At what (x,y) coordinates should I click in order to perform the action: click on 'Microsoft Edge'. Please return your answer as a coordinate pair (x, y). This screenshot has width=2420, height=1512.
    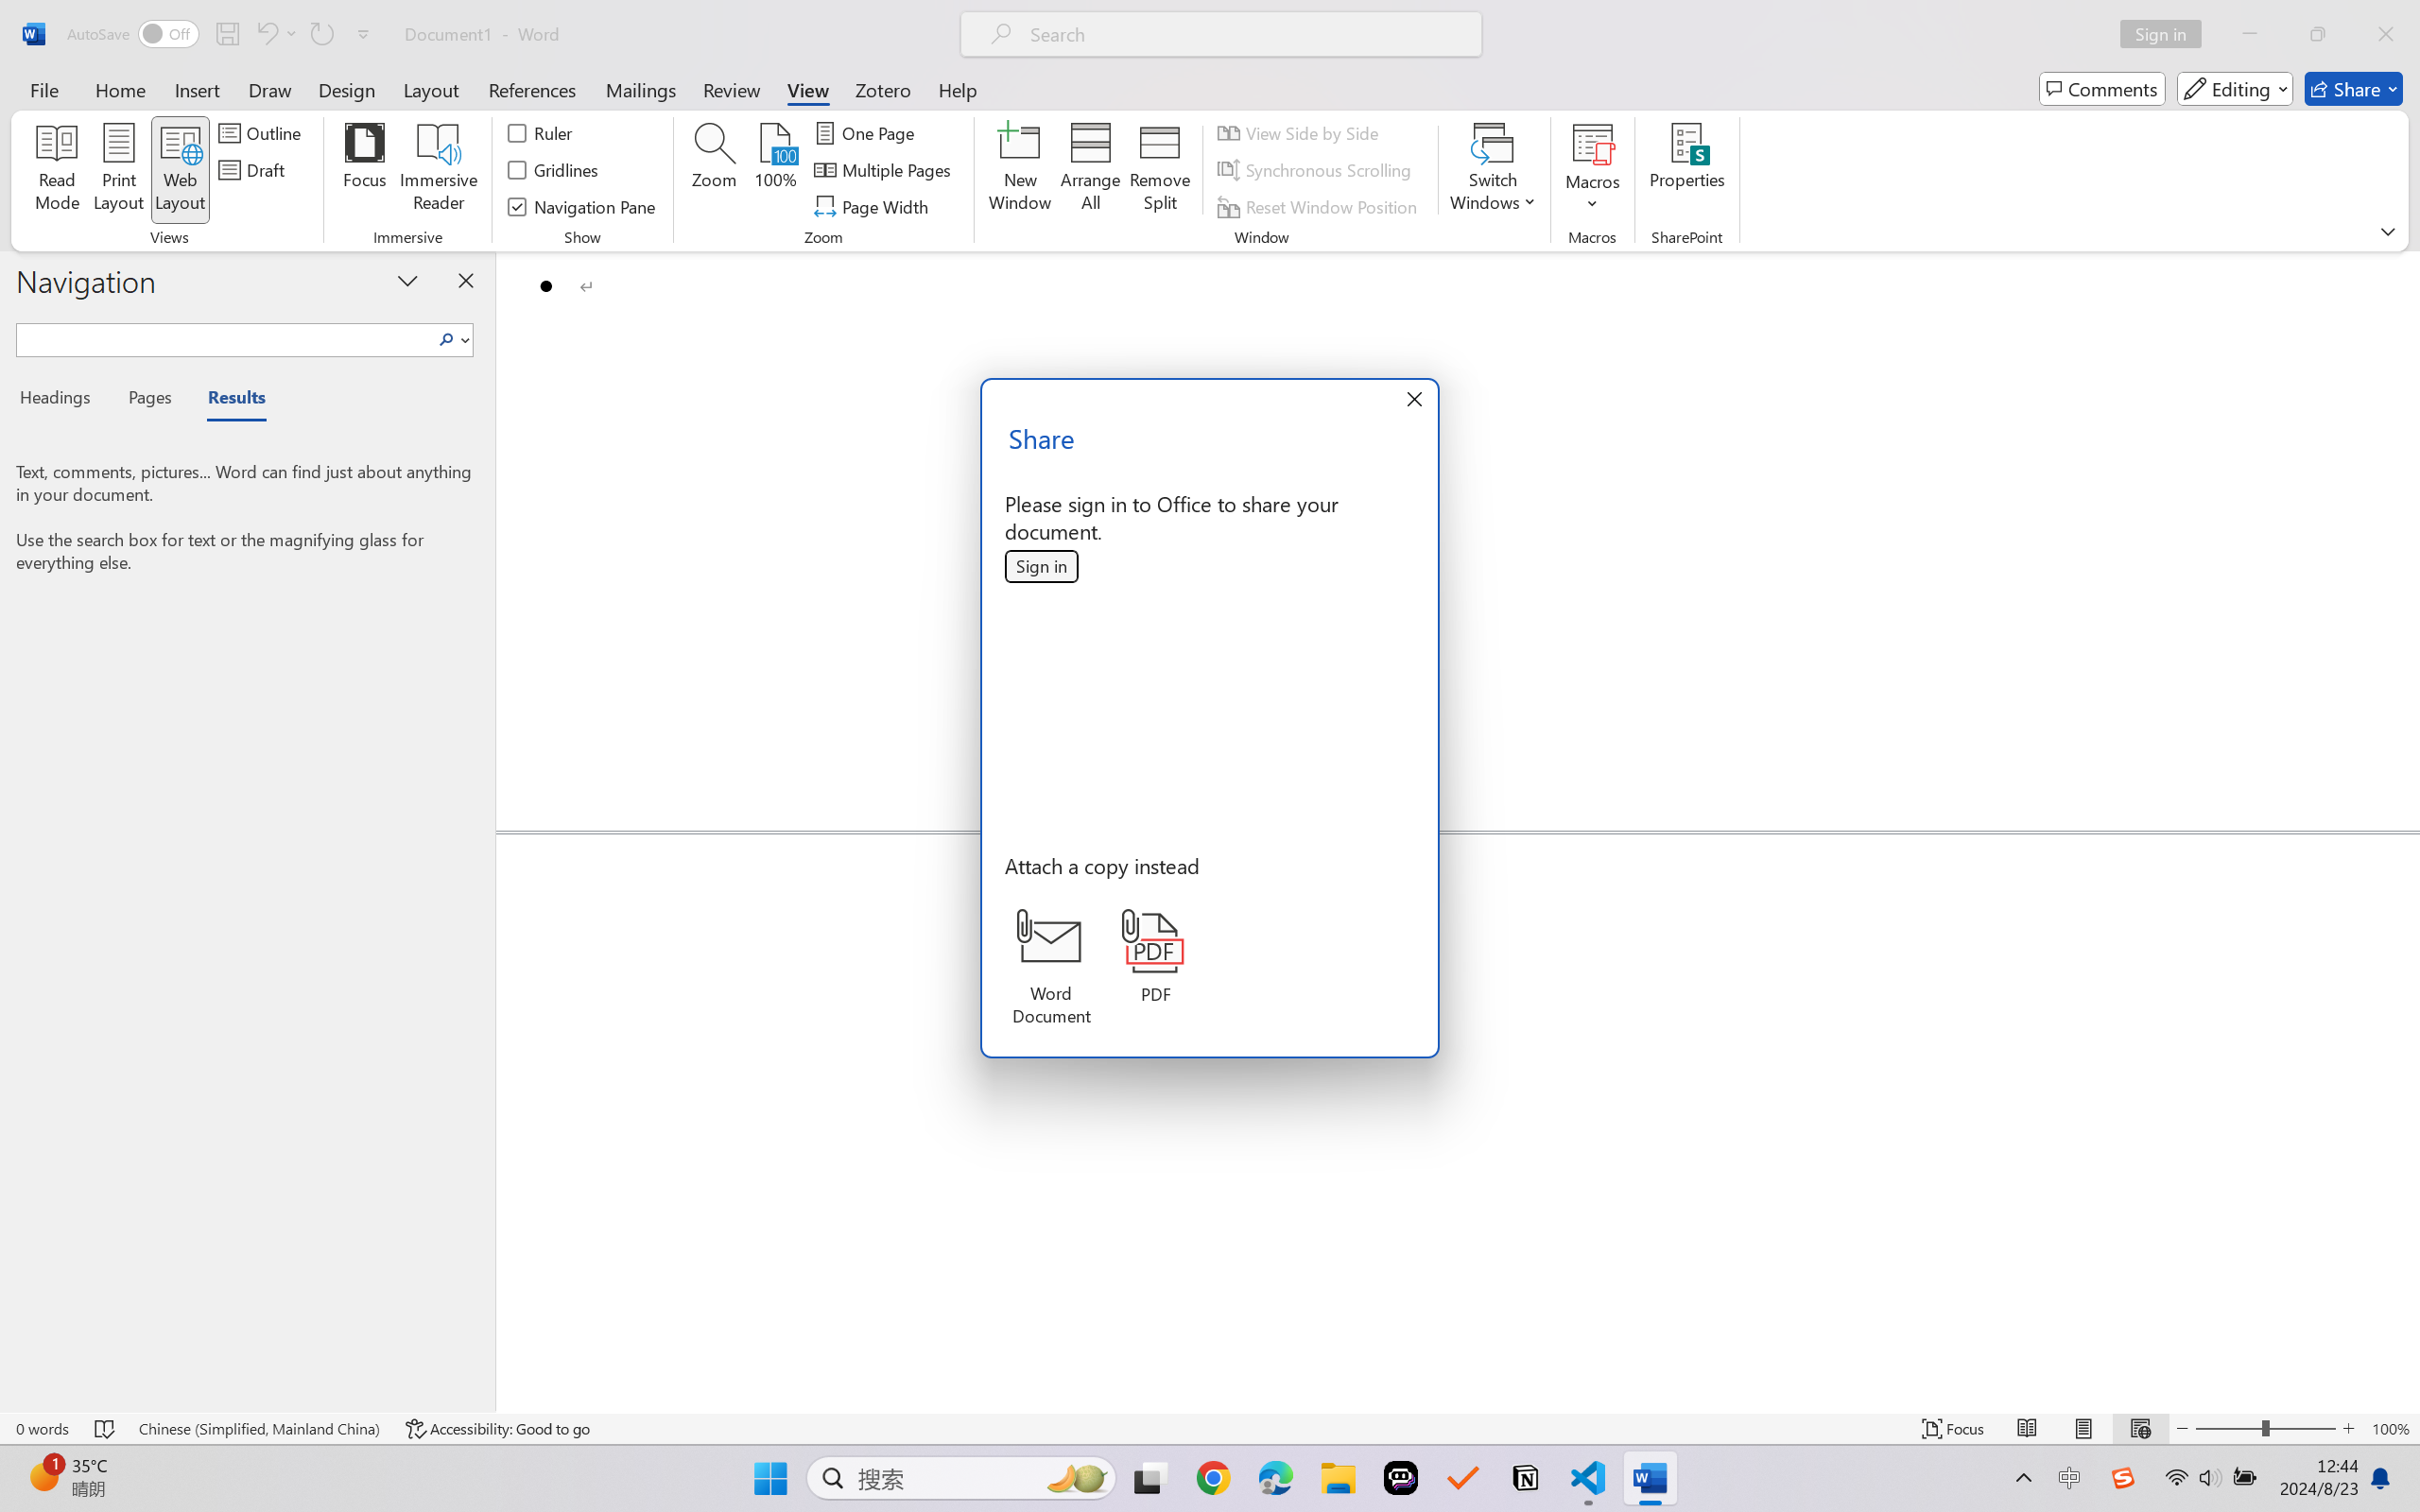
    Looking at the image, I should click on (1275, 1478).